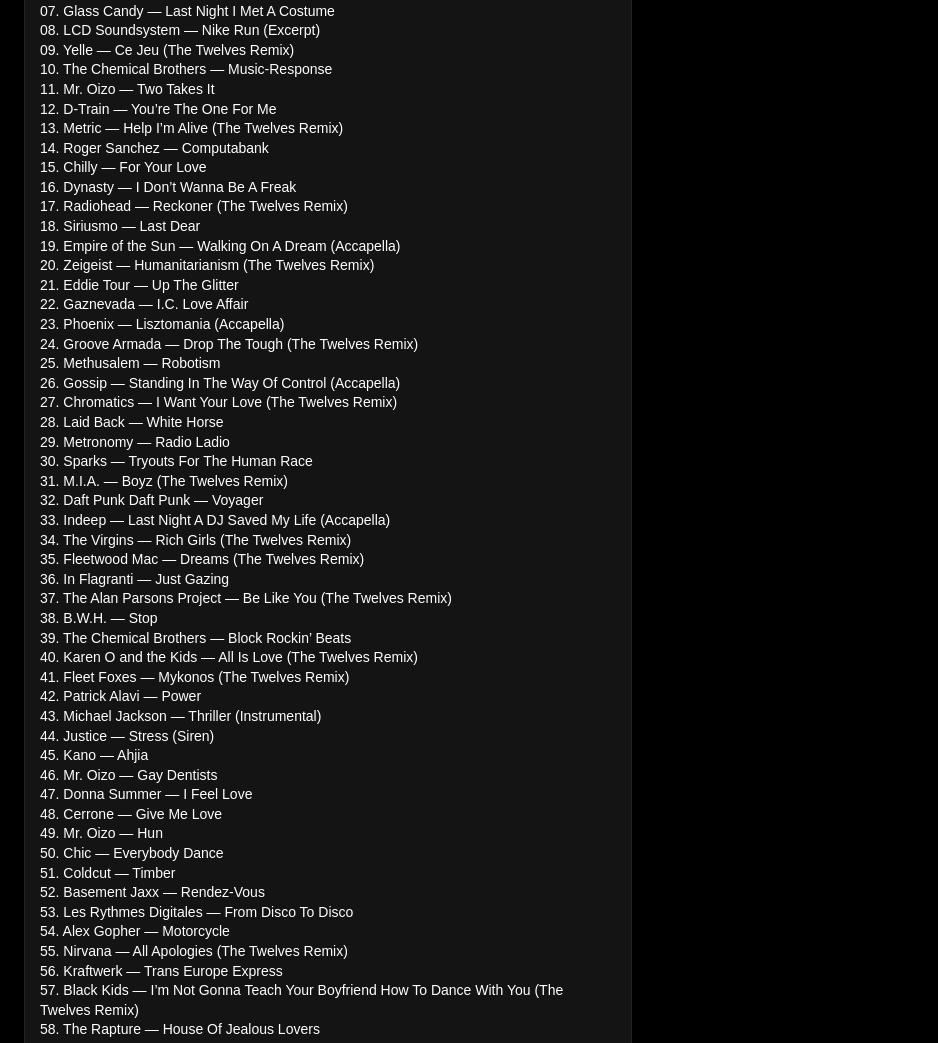  I want to click on '44. Justice — Stress (Siren)', so click(38, 735).